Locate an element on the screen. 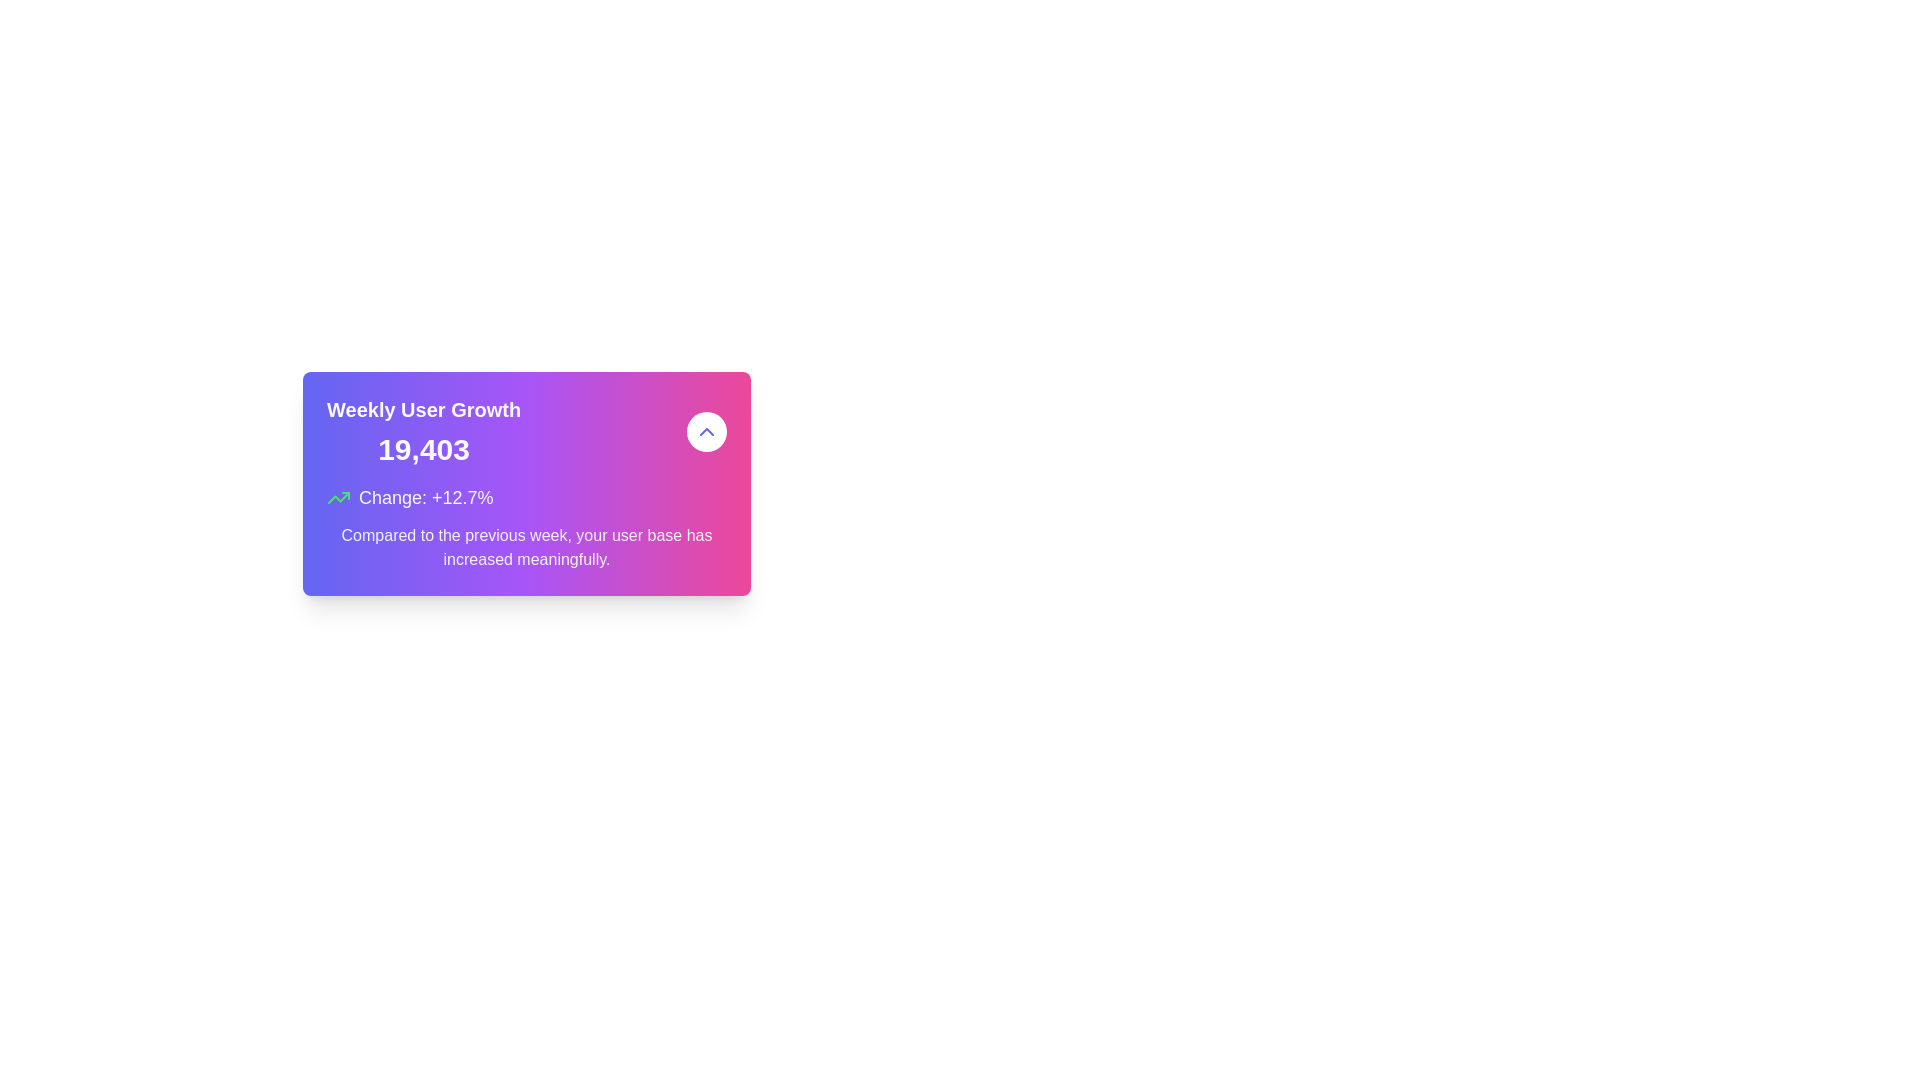 The image size is (1920, 1080). the circular button with a white background and indigo-colored up-chevron icon, located to the right of the '19,403' statistic in the 'Weekly User Growth' section is located at coordinates (706, 431).